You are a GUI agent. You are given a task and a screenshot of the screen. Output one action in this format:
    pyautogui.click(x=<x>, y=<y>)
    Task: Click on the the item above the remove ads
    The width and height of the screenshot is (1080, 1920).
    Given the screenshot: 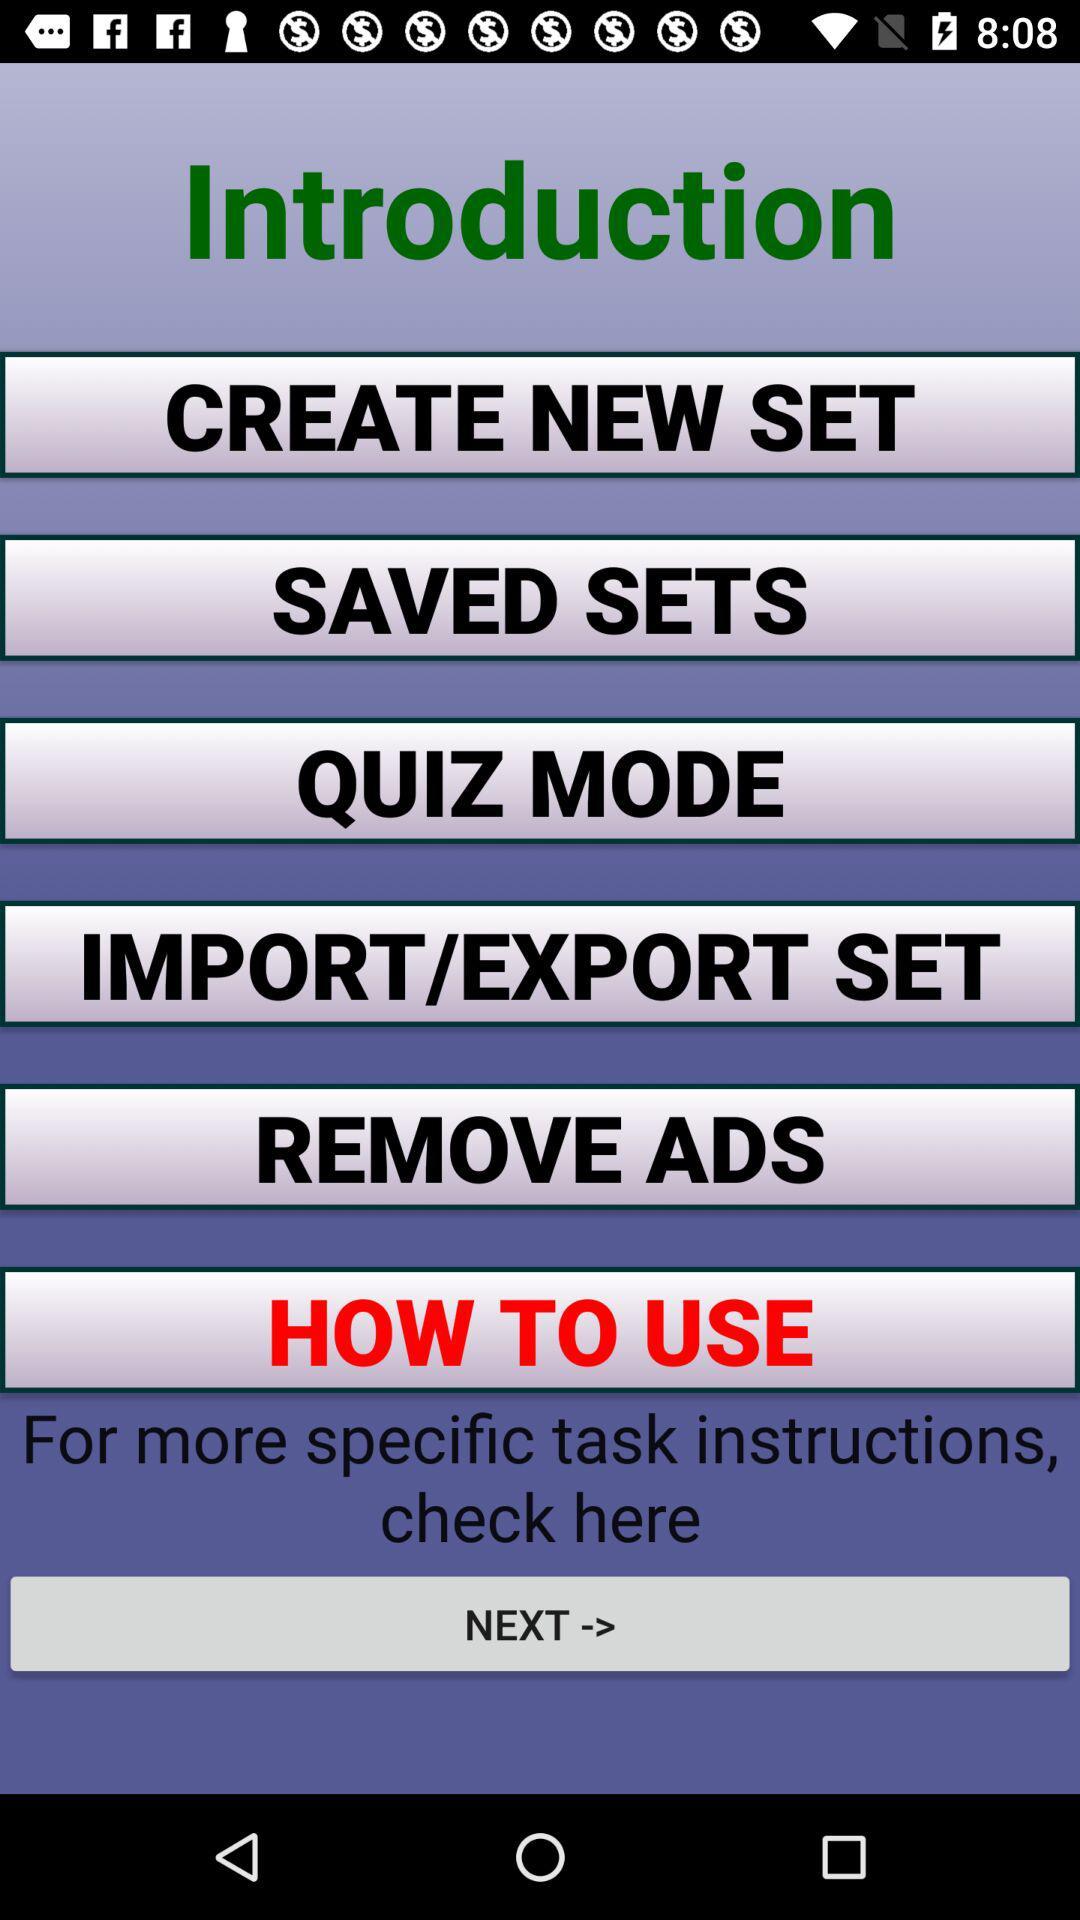 What is the action you would take?
    pyautogui.click(x=540, y=963)
    